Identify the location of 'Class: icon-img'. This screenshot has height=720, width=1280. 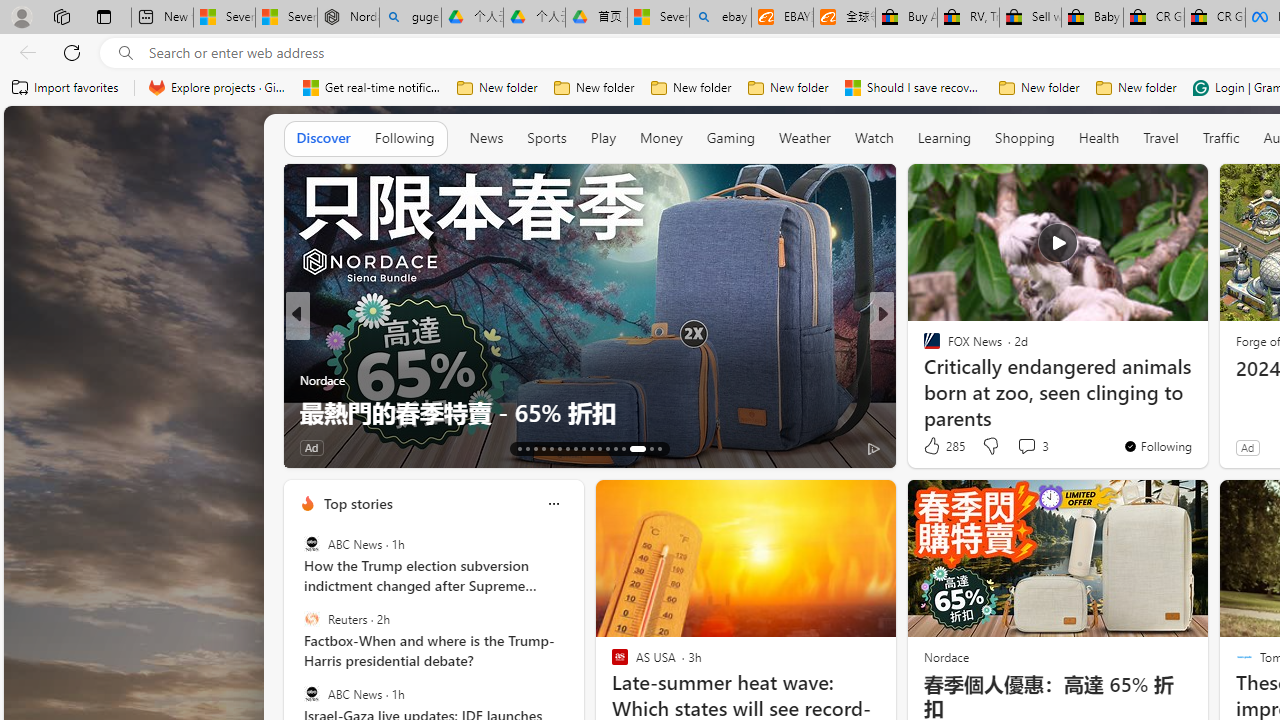
(553, 502).